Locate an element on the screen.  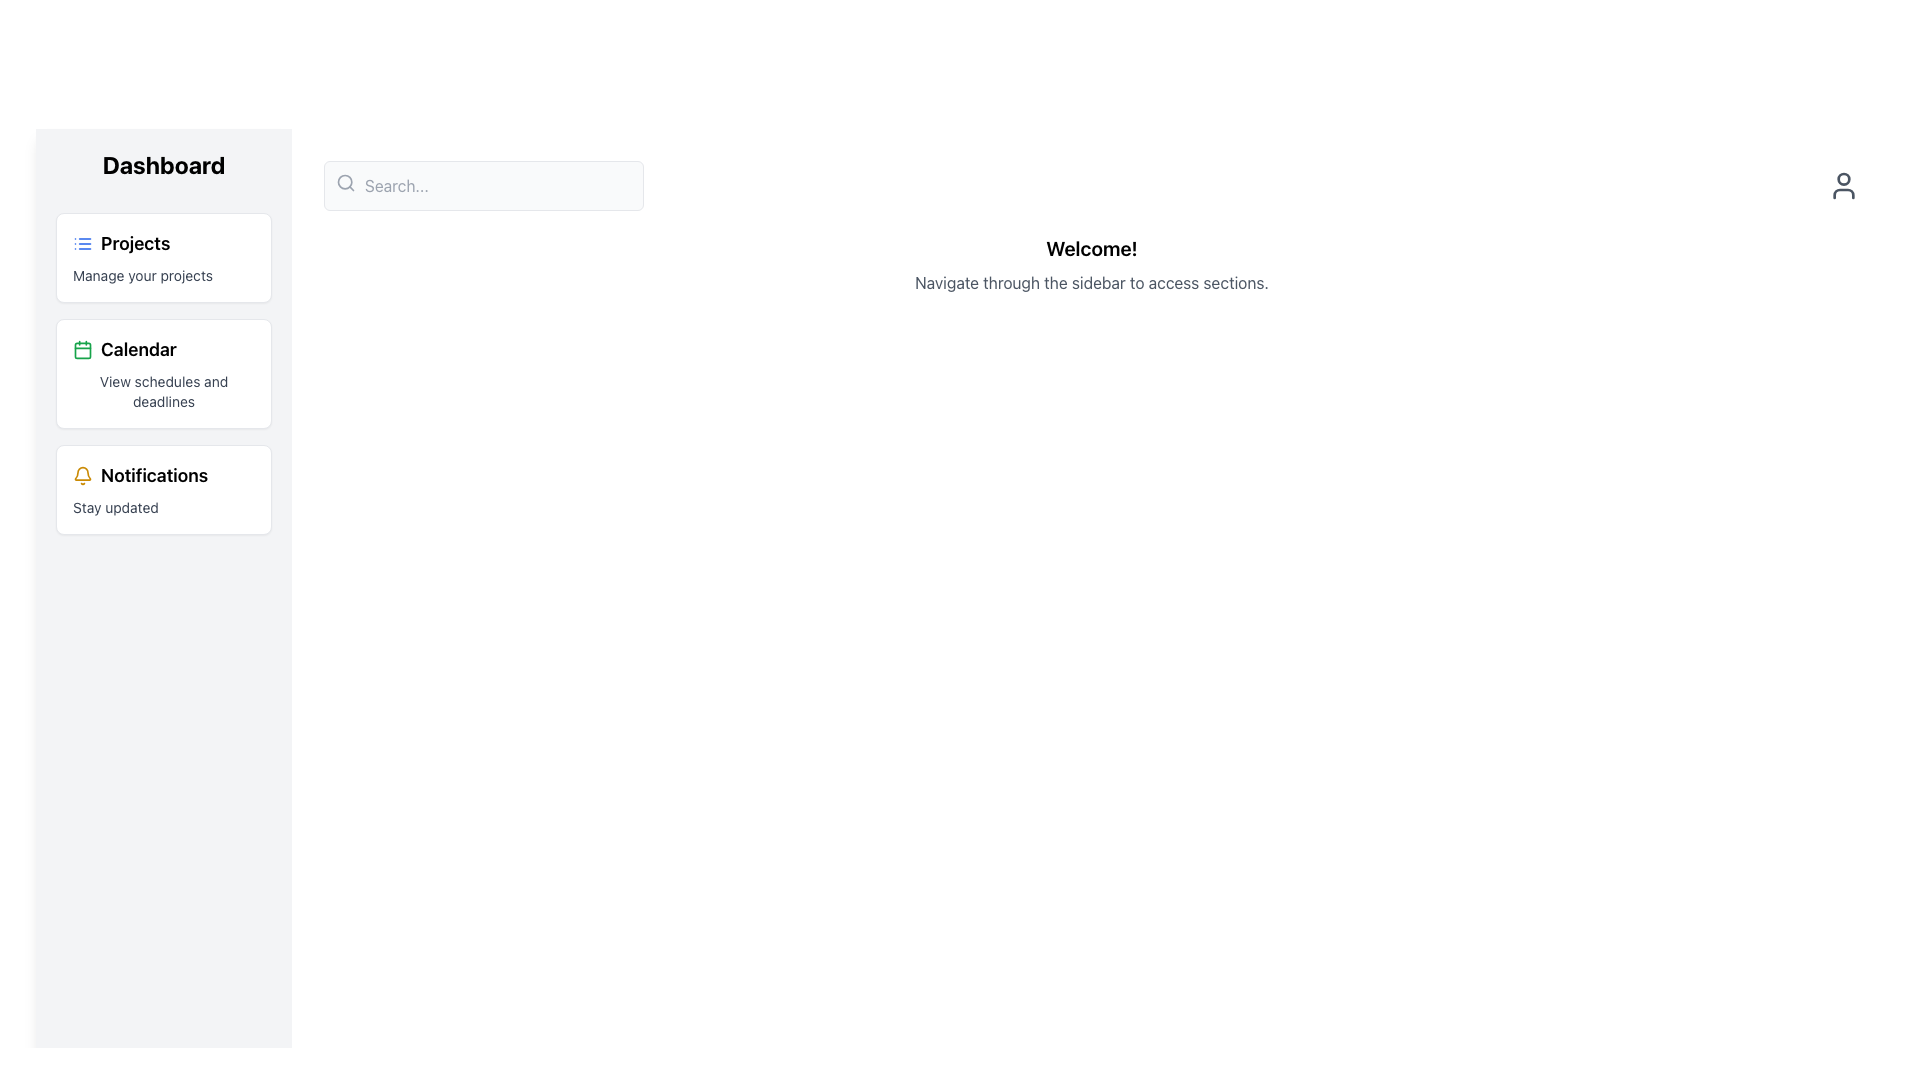
the text block containing the sentence 'Navigate through the sidebar is located at coordinates (1090, 282).